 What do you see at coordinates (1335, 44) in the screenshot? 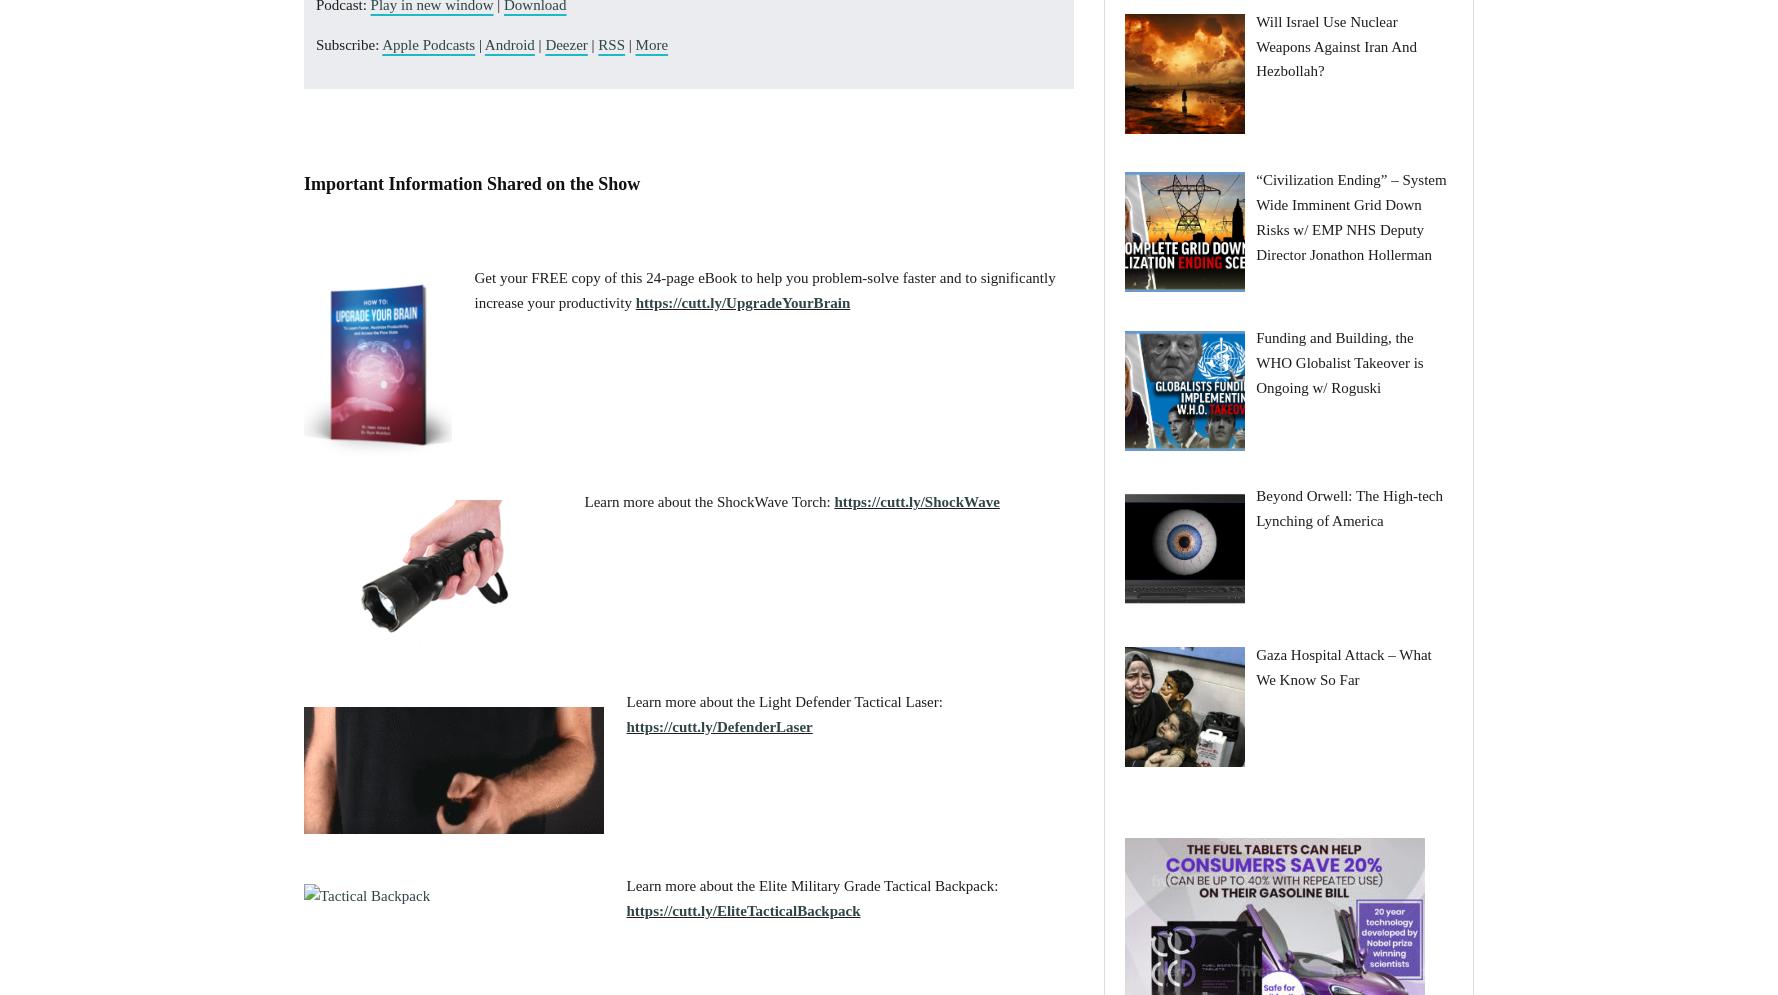
I see `'Will Israel Use Nuclear Weapons Against Iran And Hezbollah?'` at bounding box center [1335, 44].